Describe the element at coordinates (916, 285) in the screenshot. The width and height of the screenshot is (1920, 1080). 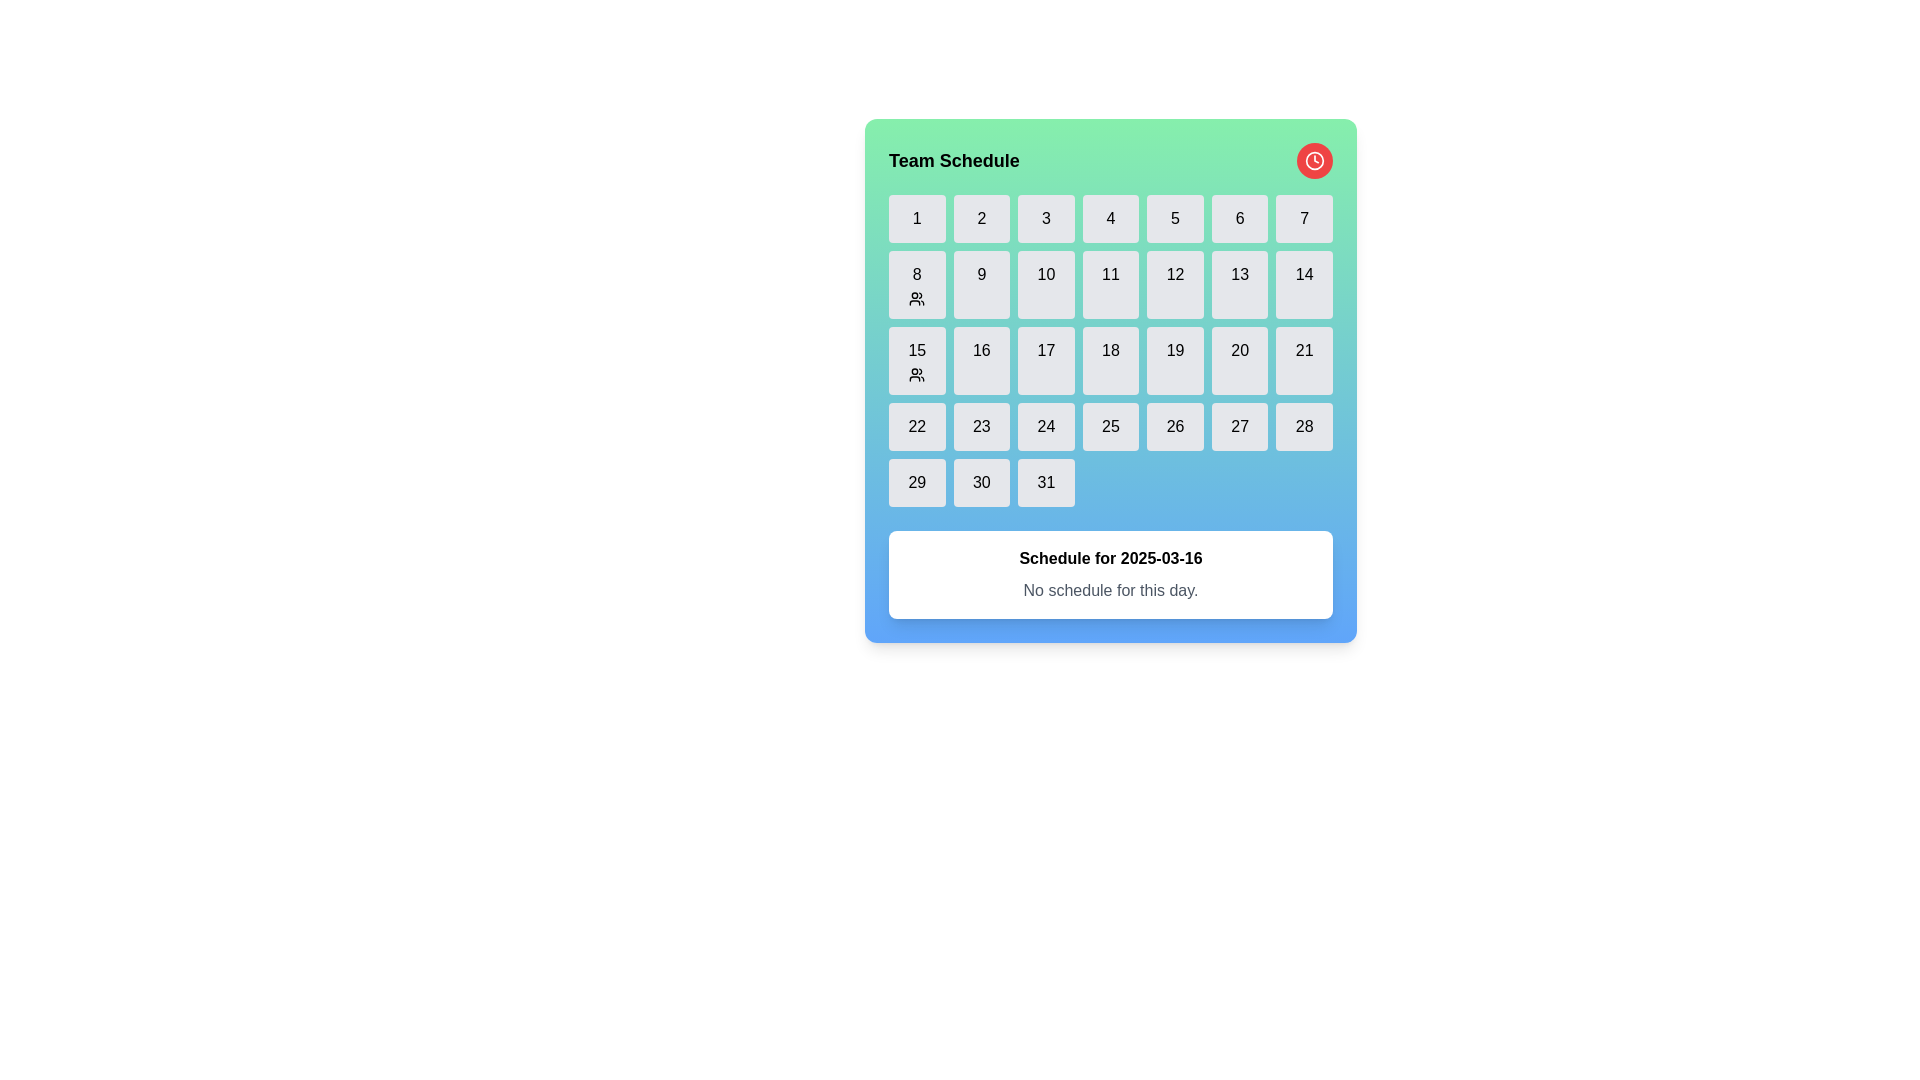
I see `the square tile displaying the numeral '8' with a group of people icon, located in the second row and first column of the calendar grid` at that location.